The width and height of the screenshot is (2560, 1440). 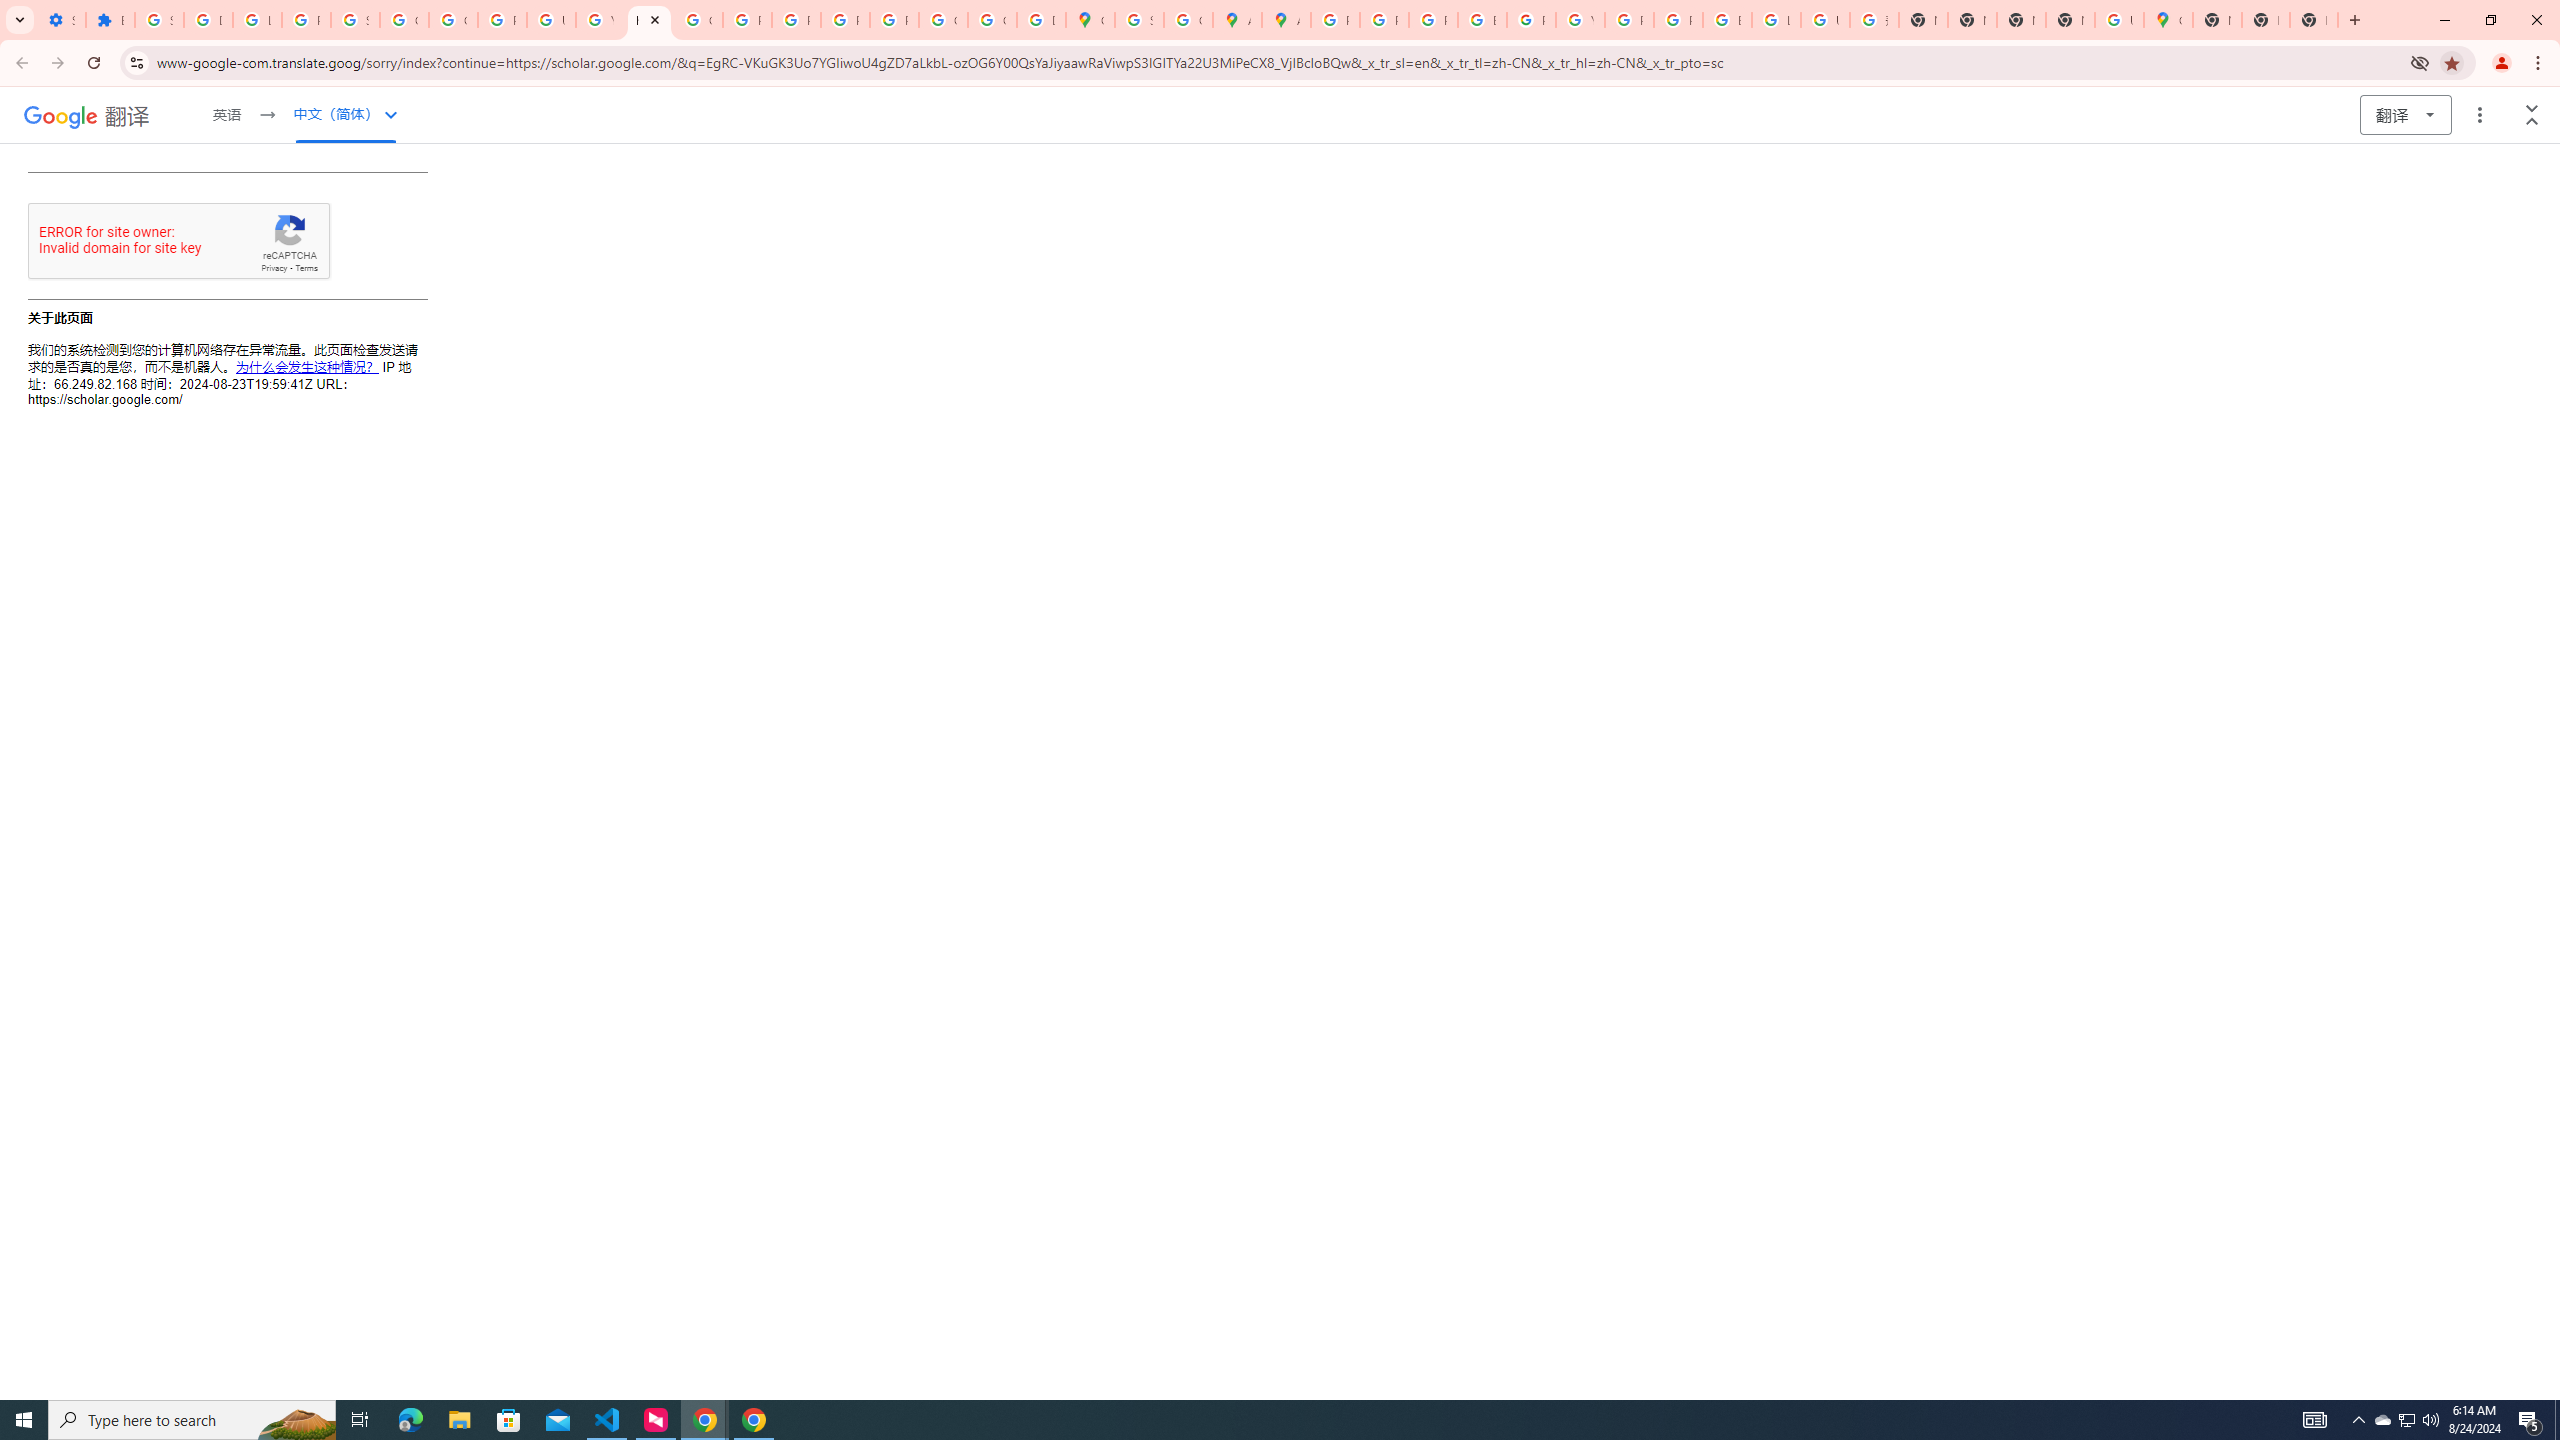 I want to click on 'Learn how to find your photos - Google Photos Help', so click(x=257, y=19).